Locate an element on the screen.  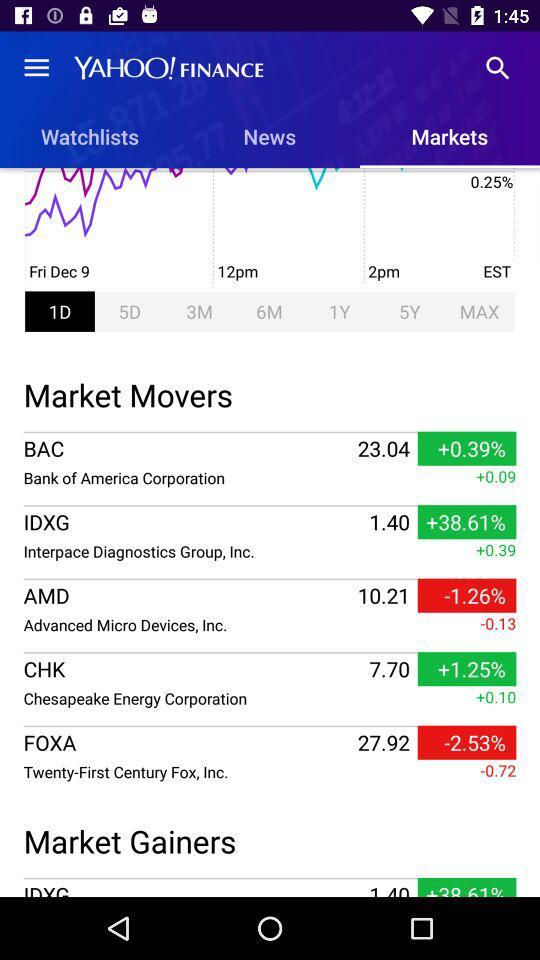
the item next to the 10.21 item is located at coordinates (188, 623).